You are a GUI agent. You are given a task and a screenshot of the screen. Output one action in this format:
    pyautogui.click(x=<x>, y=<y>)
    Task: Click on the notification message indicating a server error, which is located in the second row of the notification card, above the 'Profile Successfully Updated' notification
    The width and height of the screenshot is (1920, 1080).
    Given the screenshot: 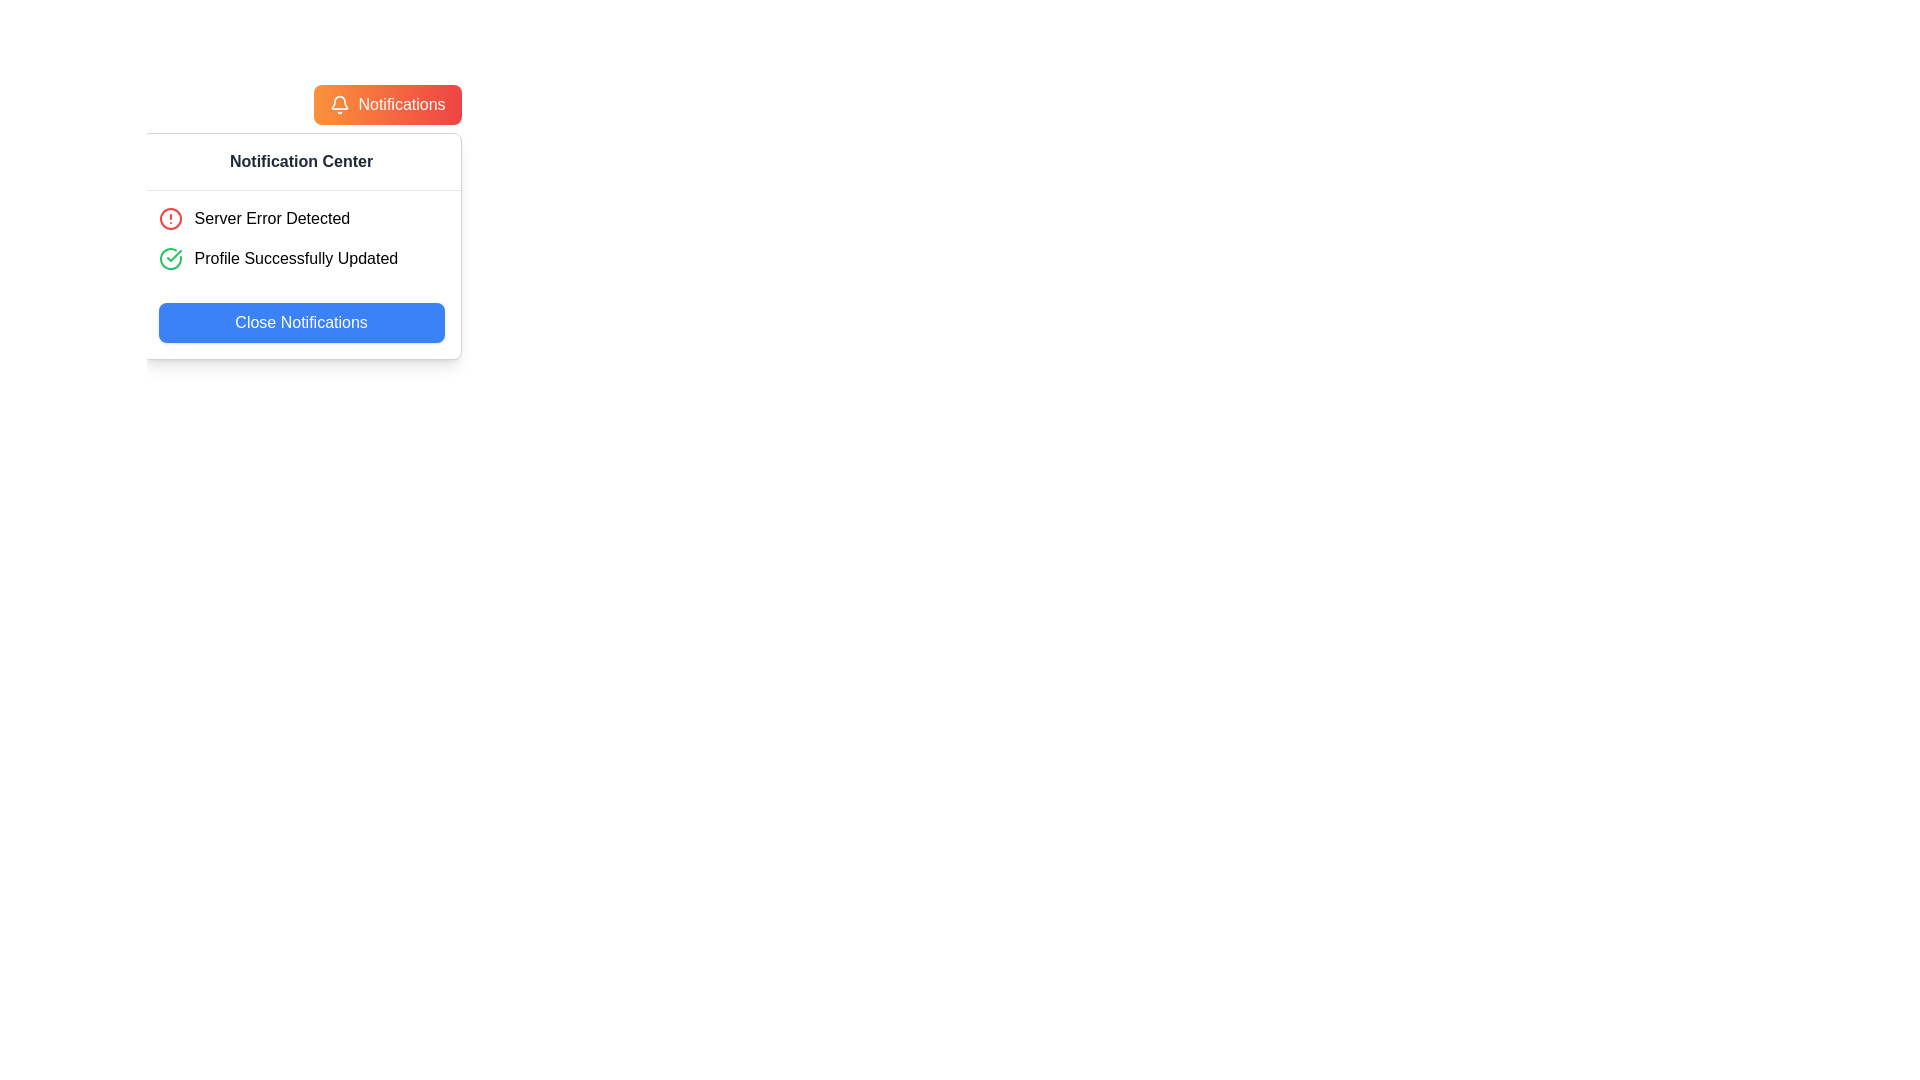 What is the action you would take?
    pyautogui.click(x=300, y=219)
    